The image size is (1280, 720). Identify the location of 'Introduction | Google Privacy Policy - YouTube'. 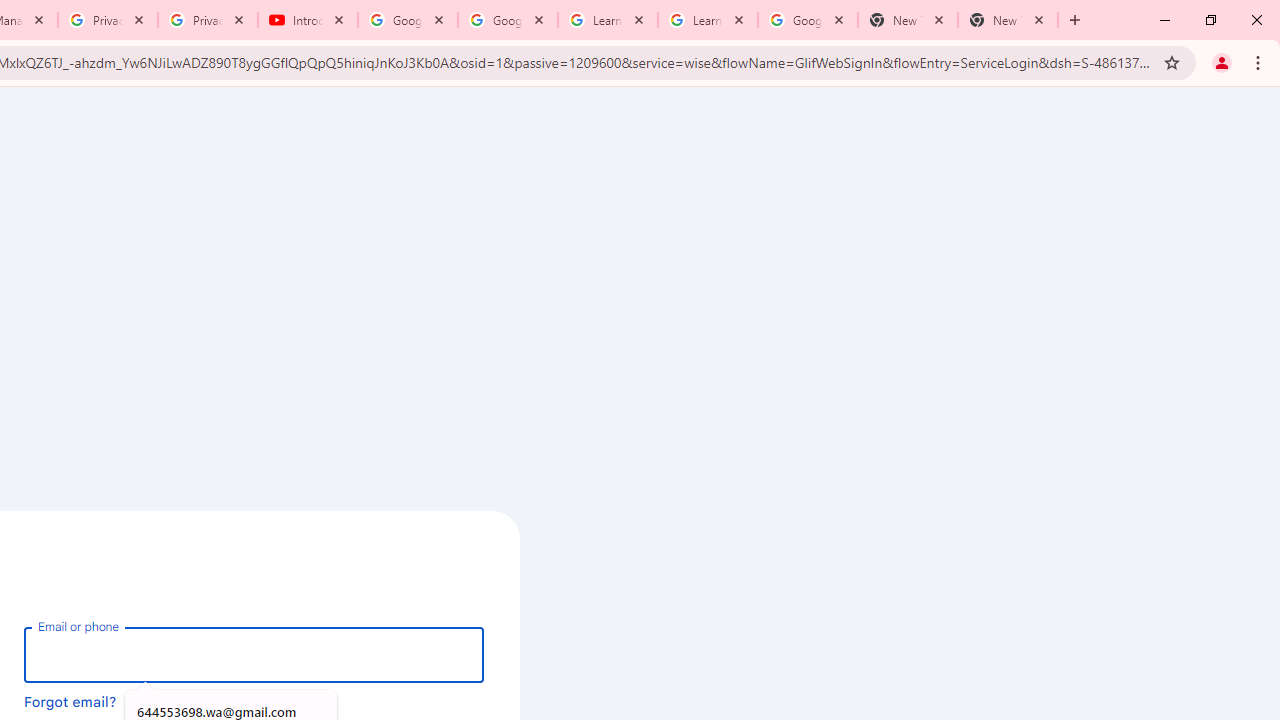
(307, 20).